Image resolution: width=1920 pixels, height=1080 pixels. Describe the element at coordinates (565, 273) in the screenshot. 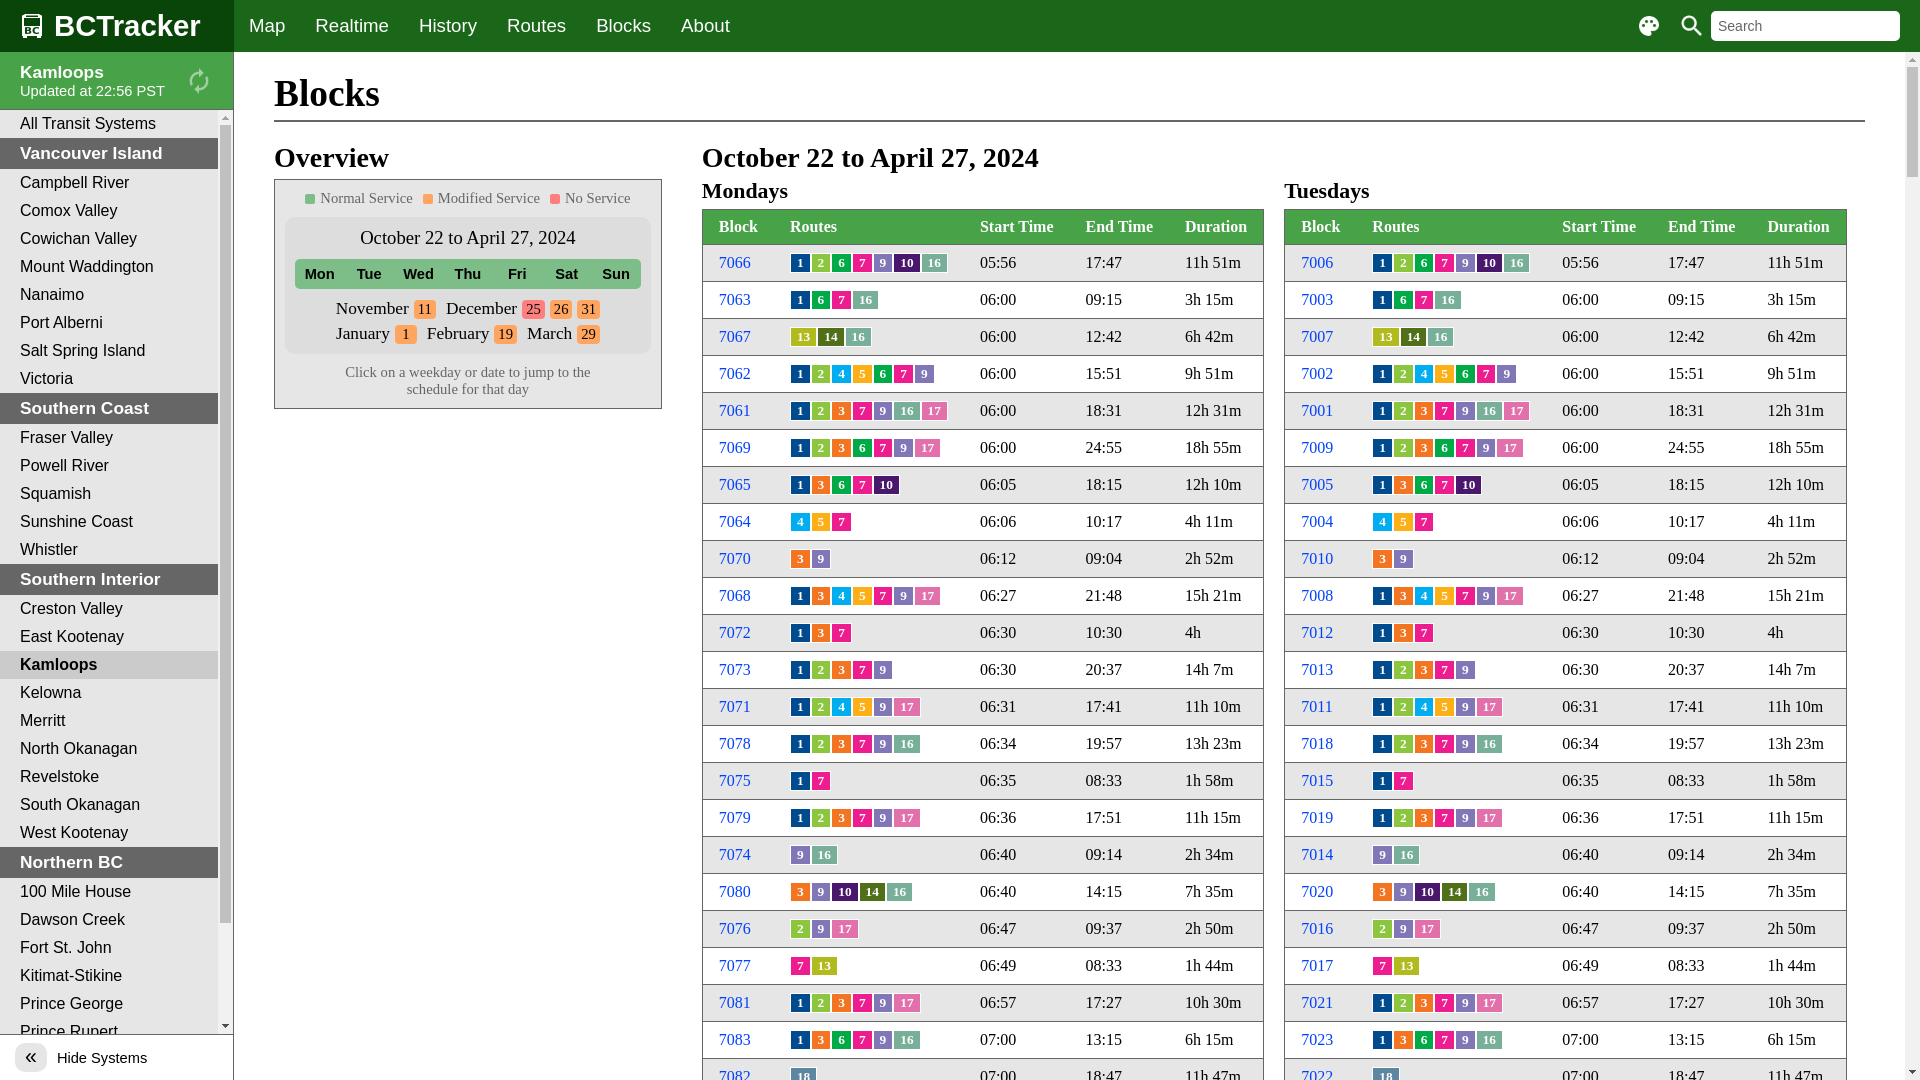

I see `'Sat'` at that location.